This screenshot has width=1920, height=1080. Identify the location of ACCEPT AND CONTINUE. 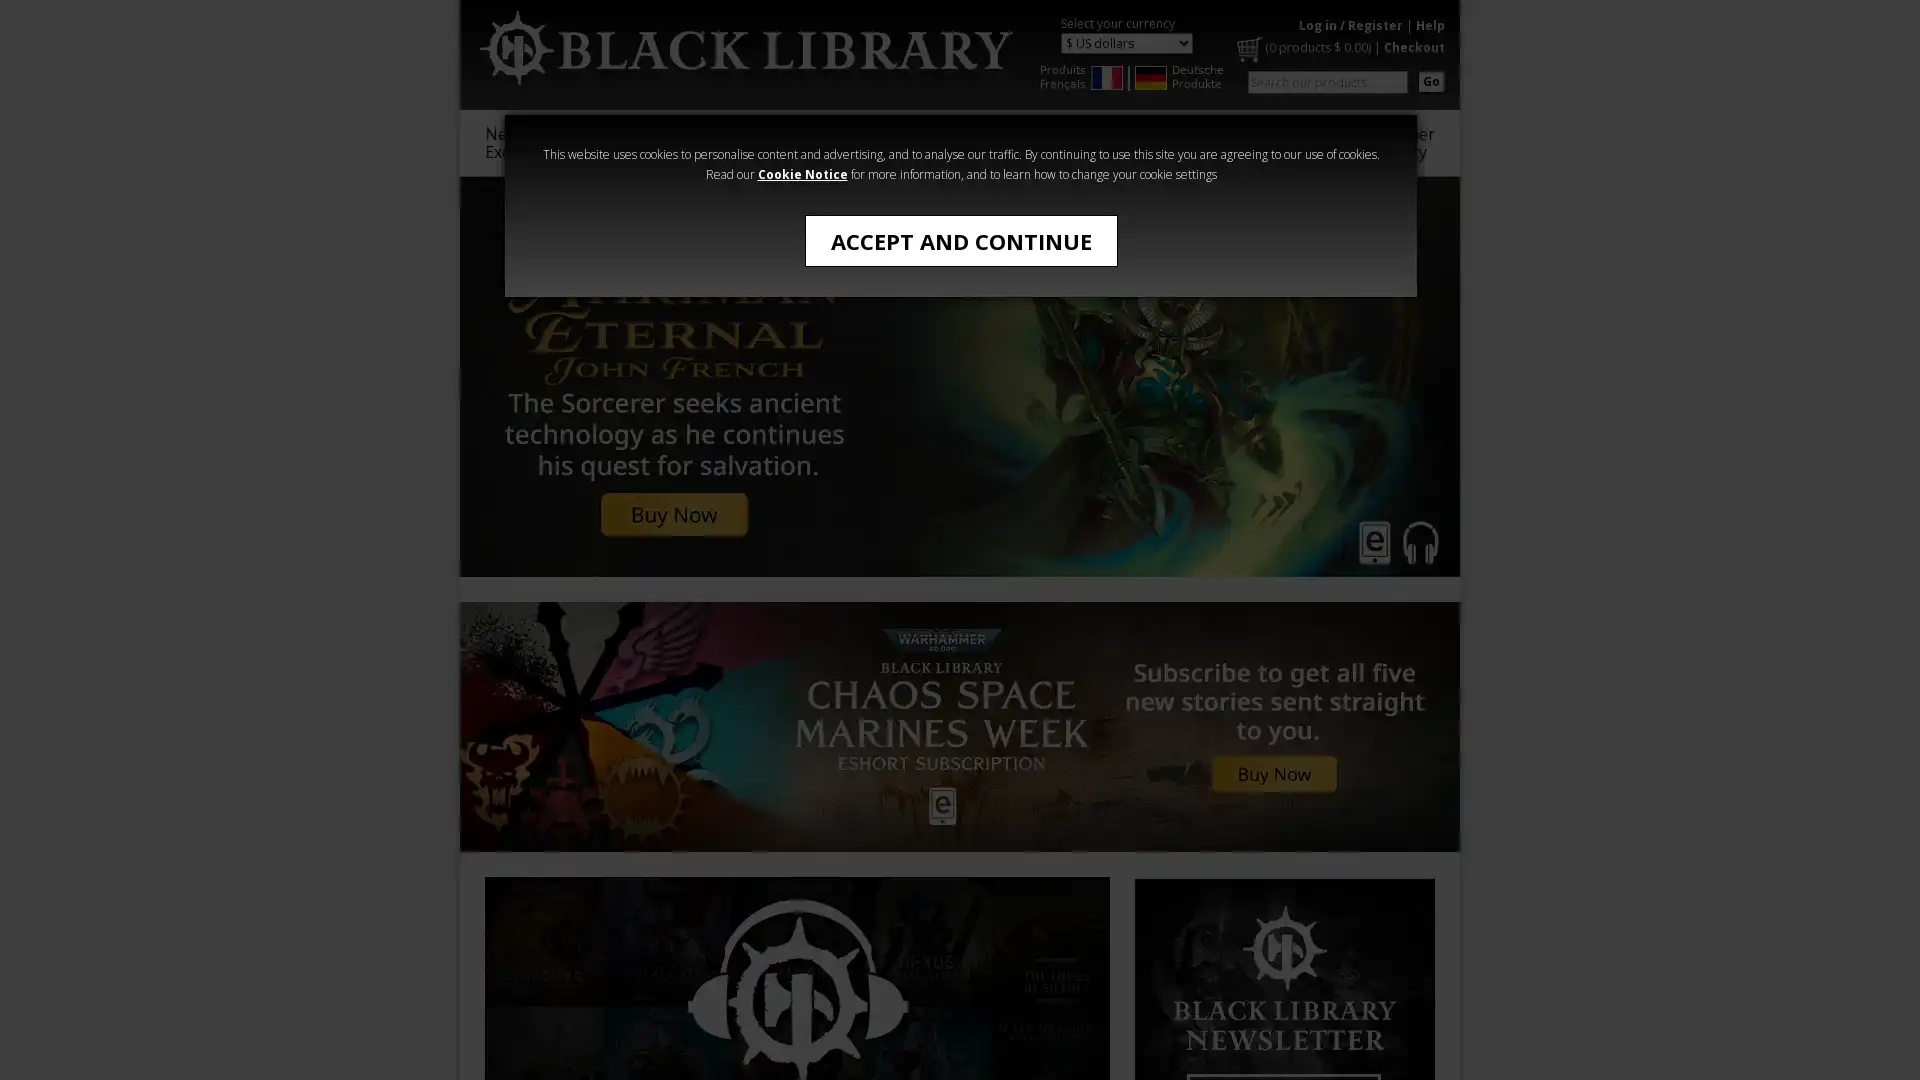
(960, 239).